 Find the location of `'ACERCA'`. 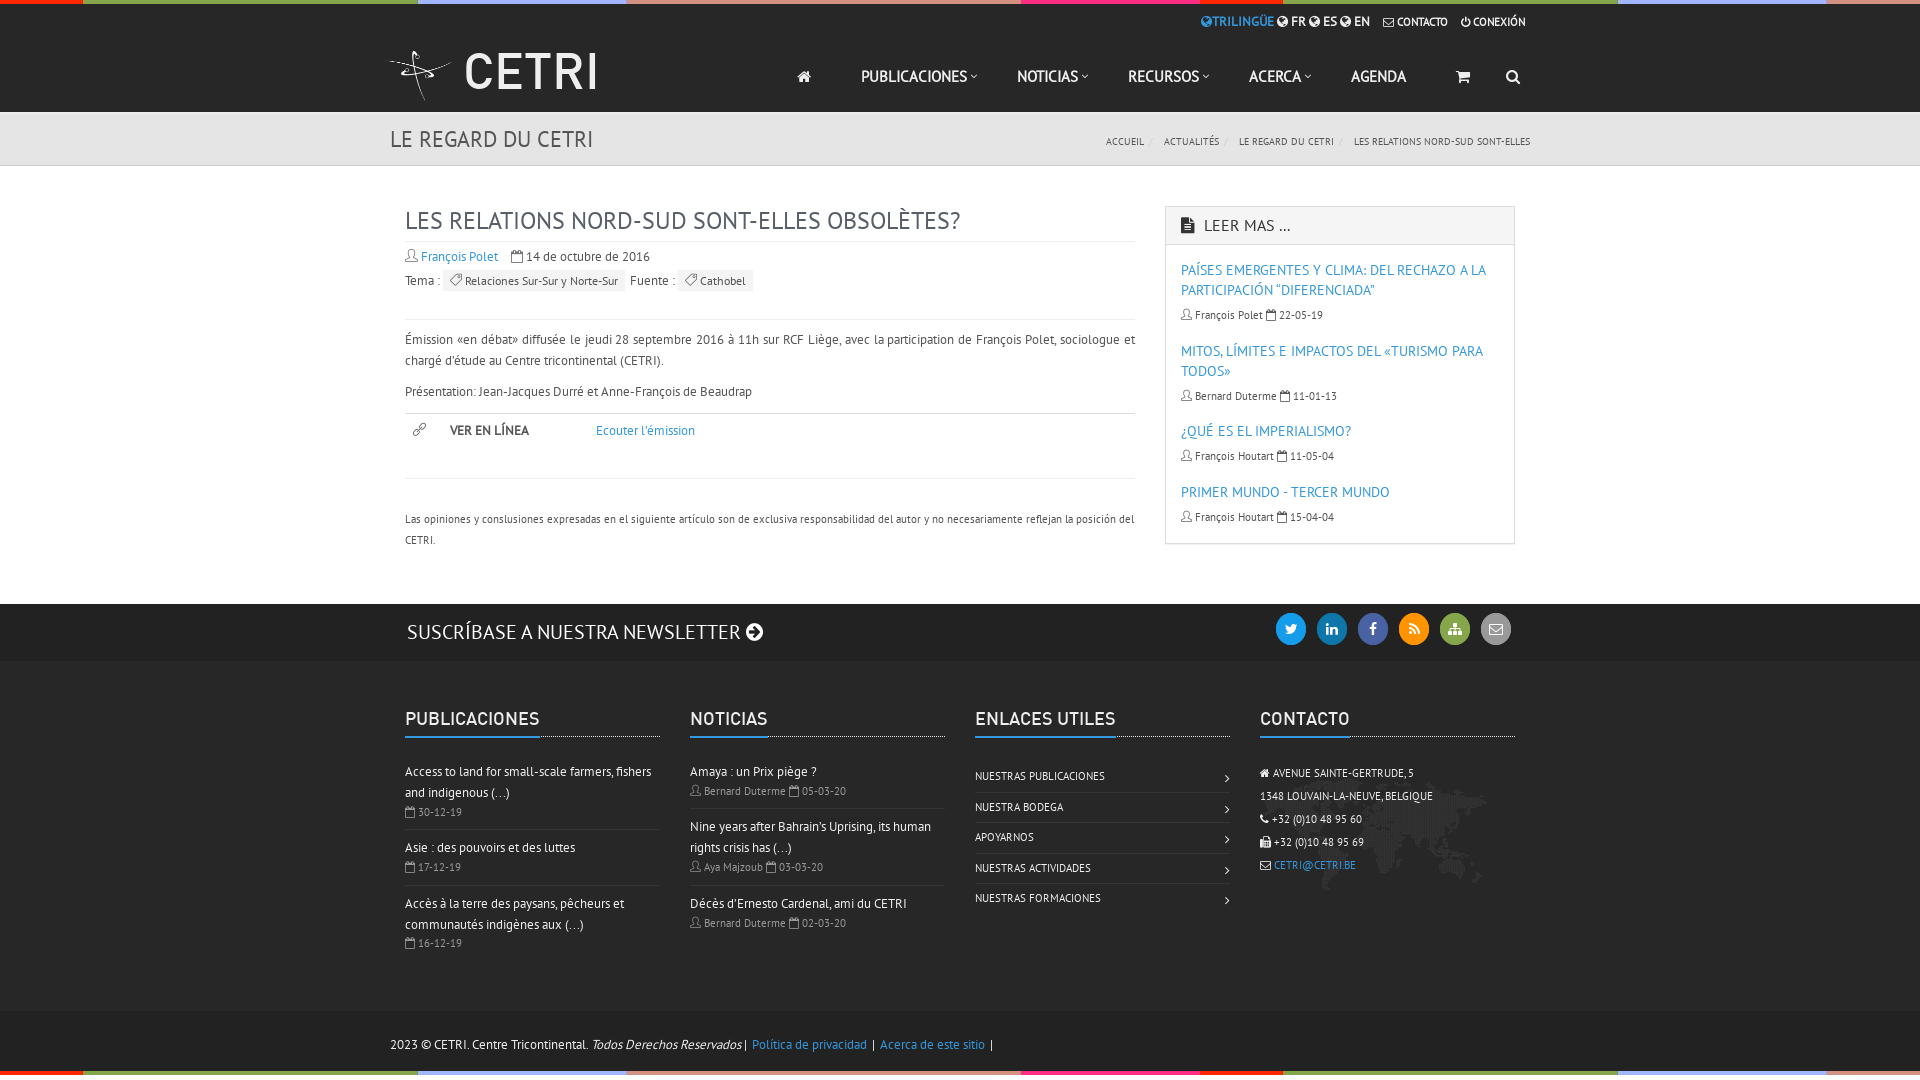

'ACERCA' is located at coordinates (1274, 84).